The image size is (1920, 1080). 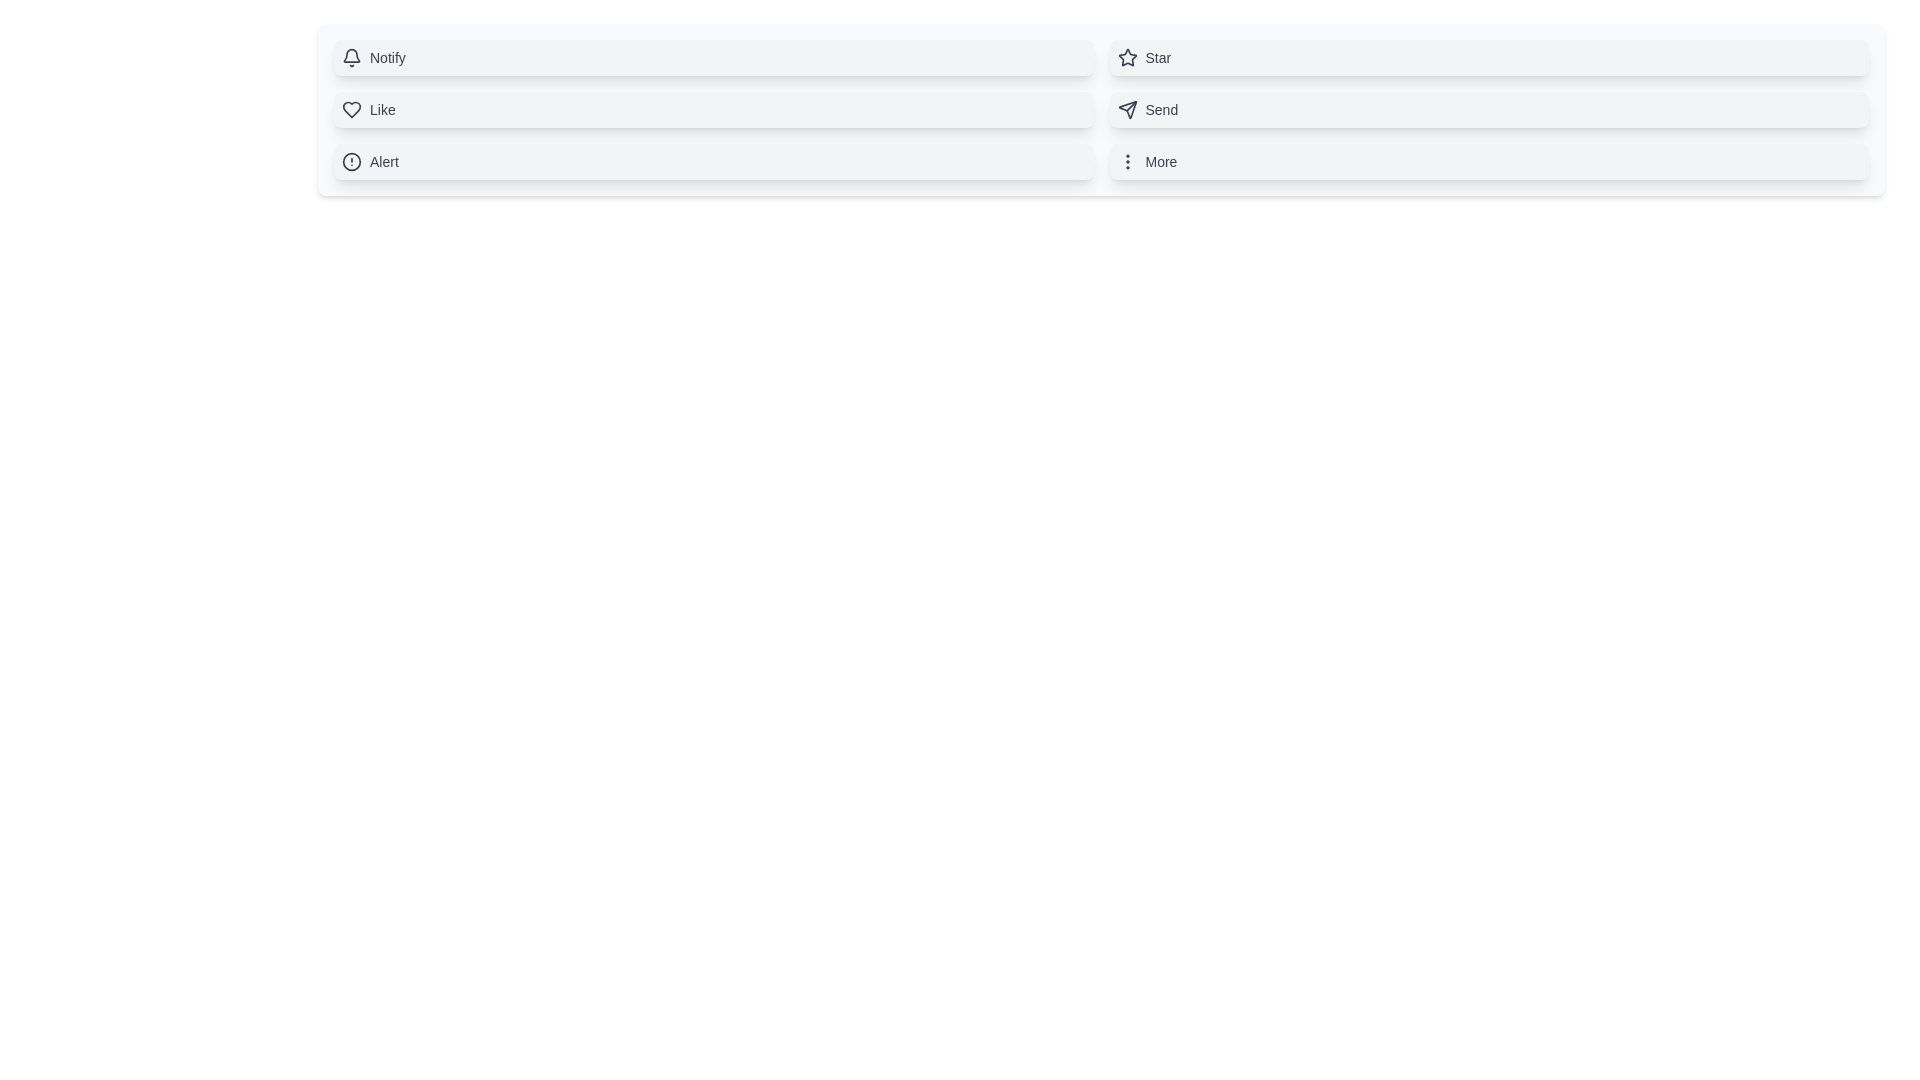 I want to click on the alert icon, which is a circular graphic with a stroke border, located as the third icon in the left pane below 'Notify' and 'Like', so click(x=351, y=161).